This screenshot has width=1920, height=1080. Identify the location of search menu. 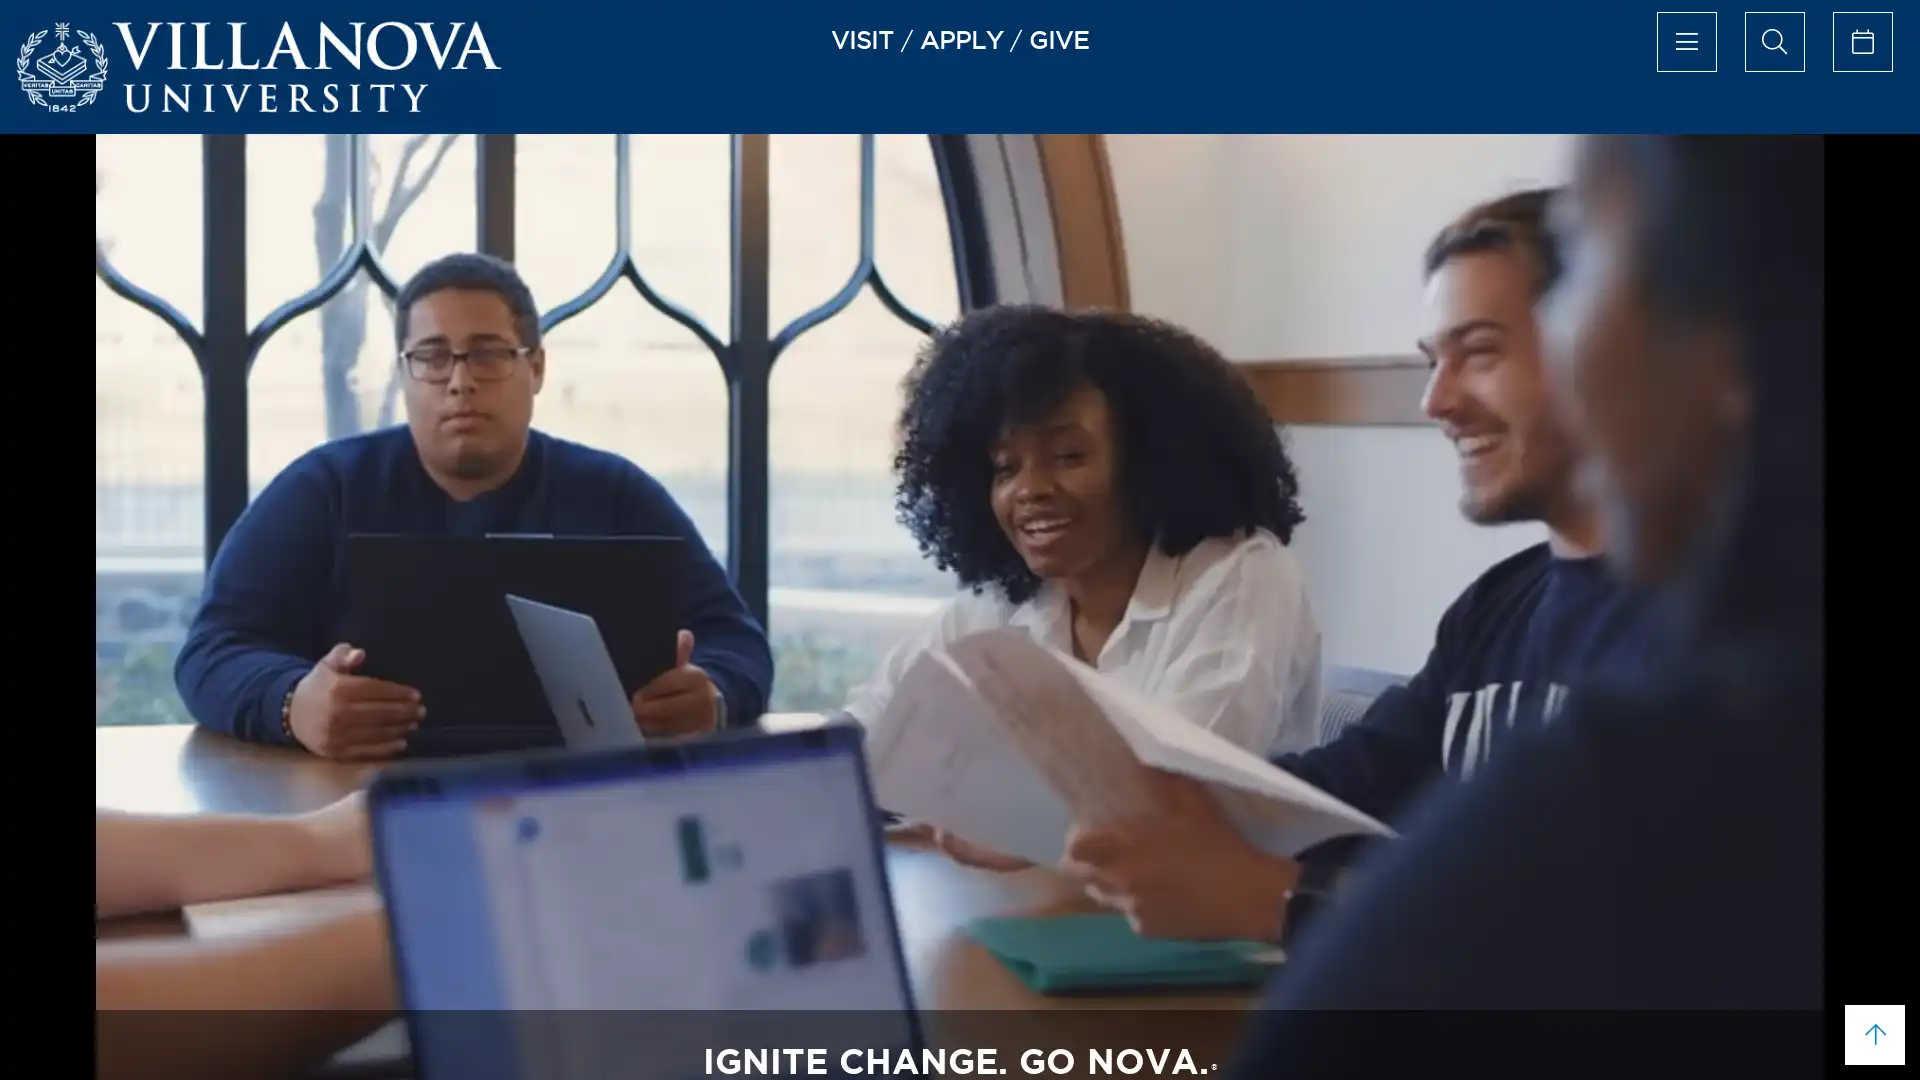
(1774, 42).